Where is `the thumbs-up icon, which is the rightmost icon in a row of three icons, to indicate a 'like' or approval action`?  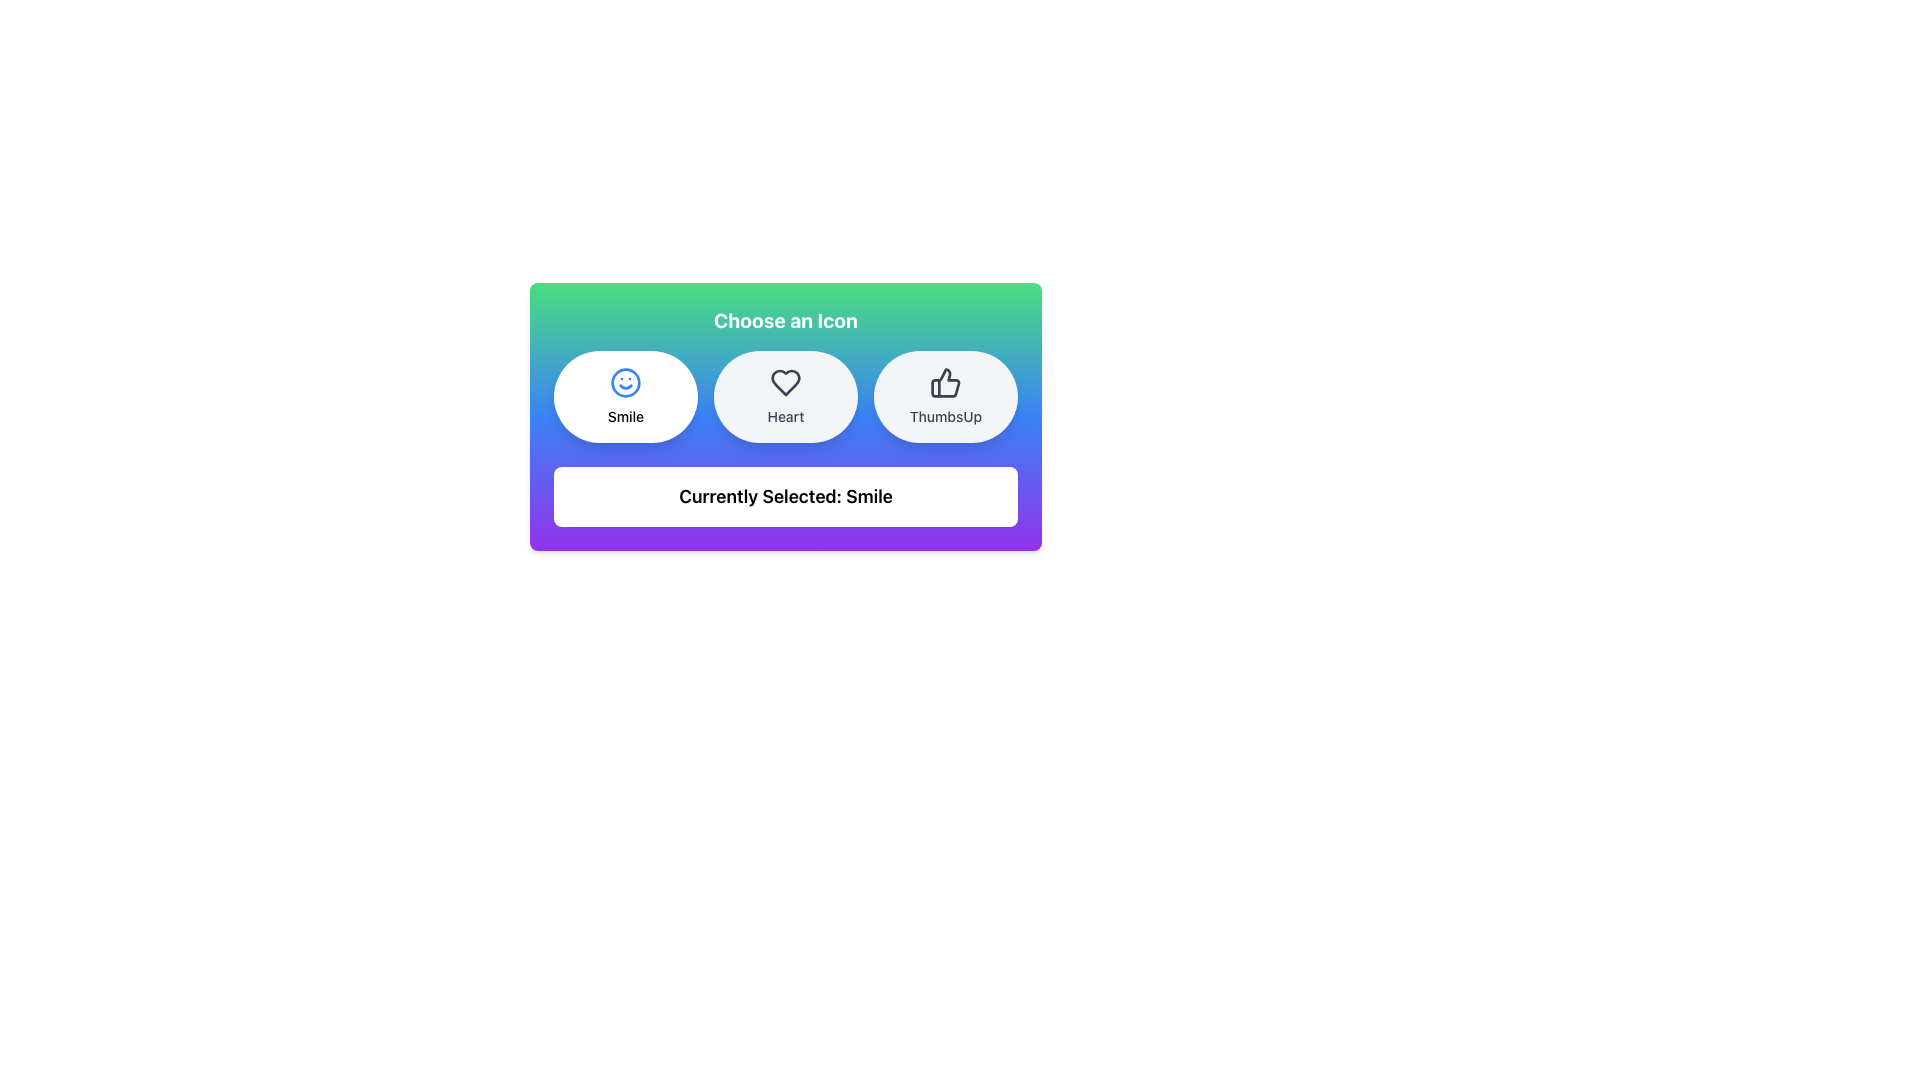
the thumbs-up icon, which is the rightmost icon in a row of three icons, to indicate a 'like' or approval action is located at coordinates (944, 382).